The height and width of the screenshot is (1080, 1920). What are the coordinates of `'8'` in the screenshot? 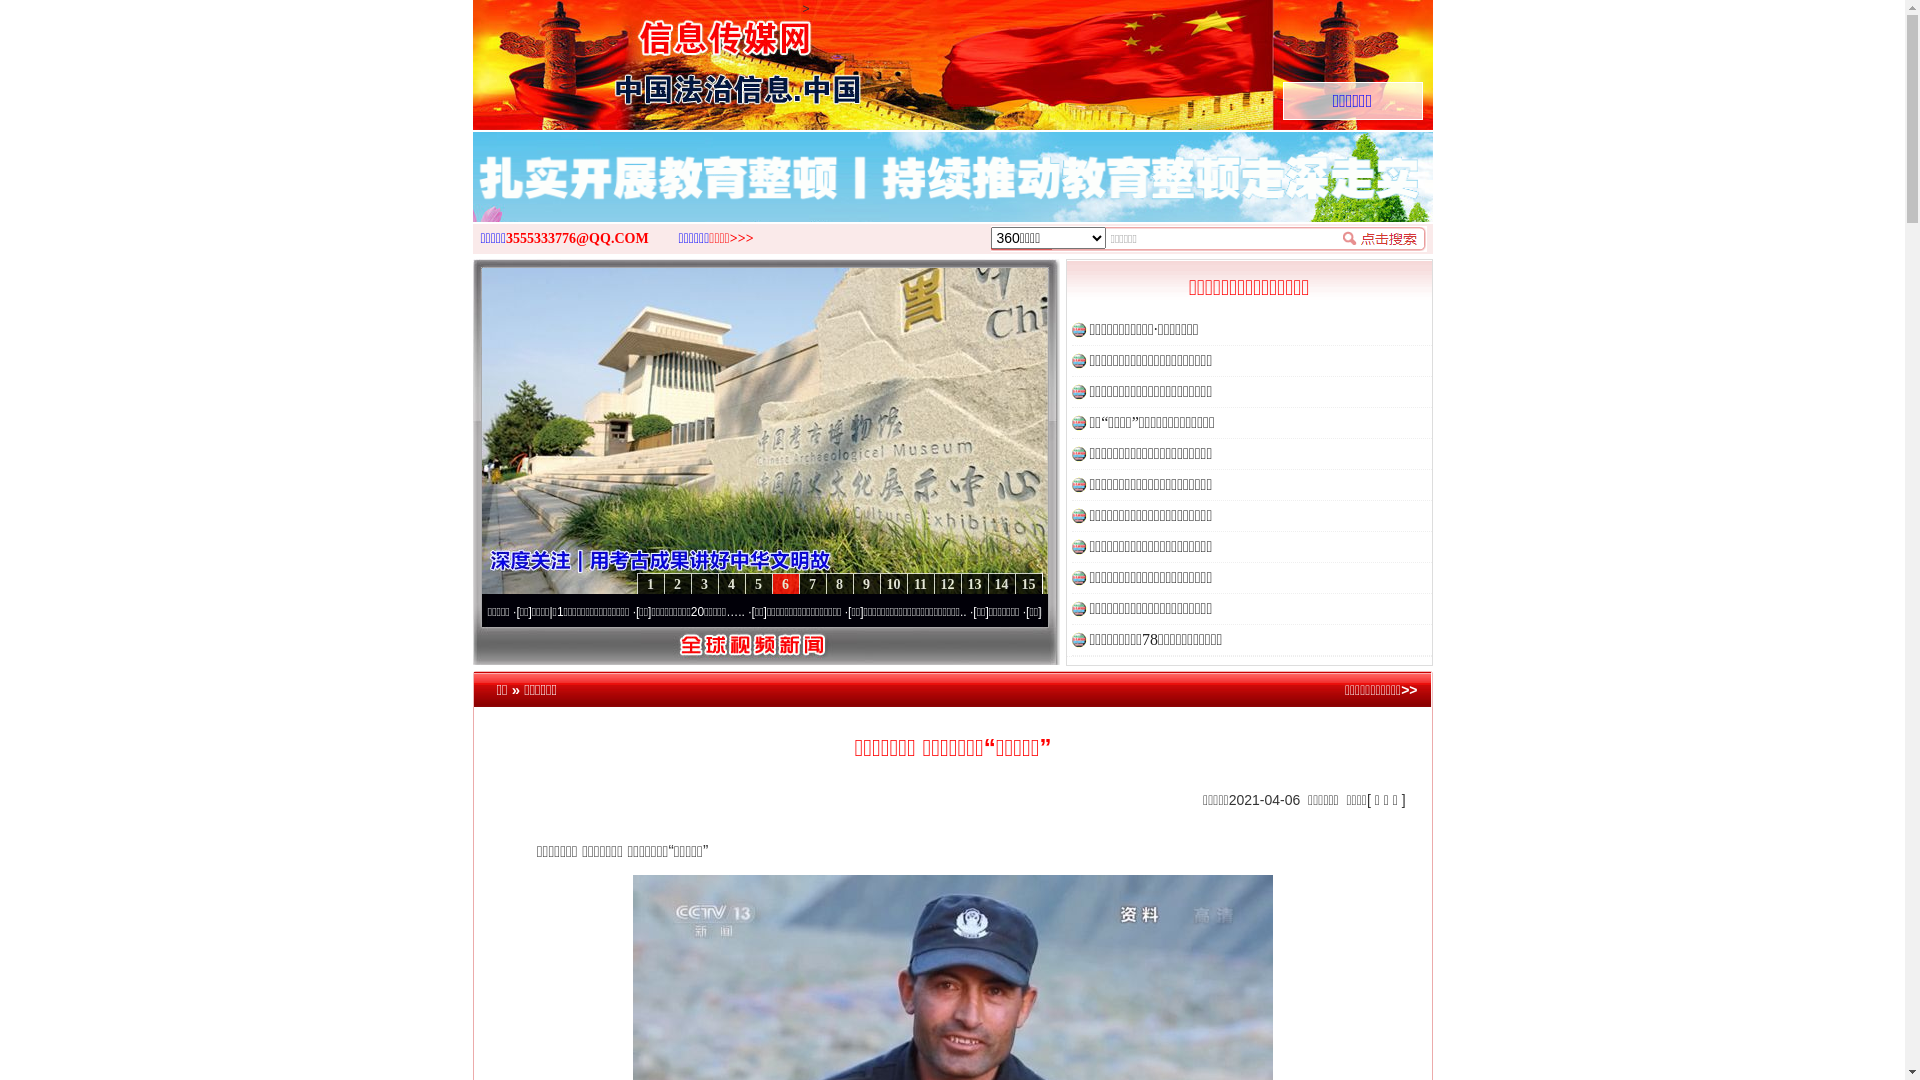 It's located at (839, 584).